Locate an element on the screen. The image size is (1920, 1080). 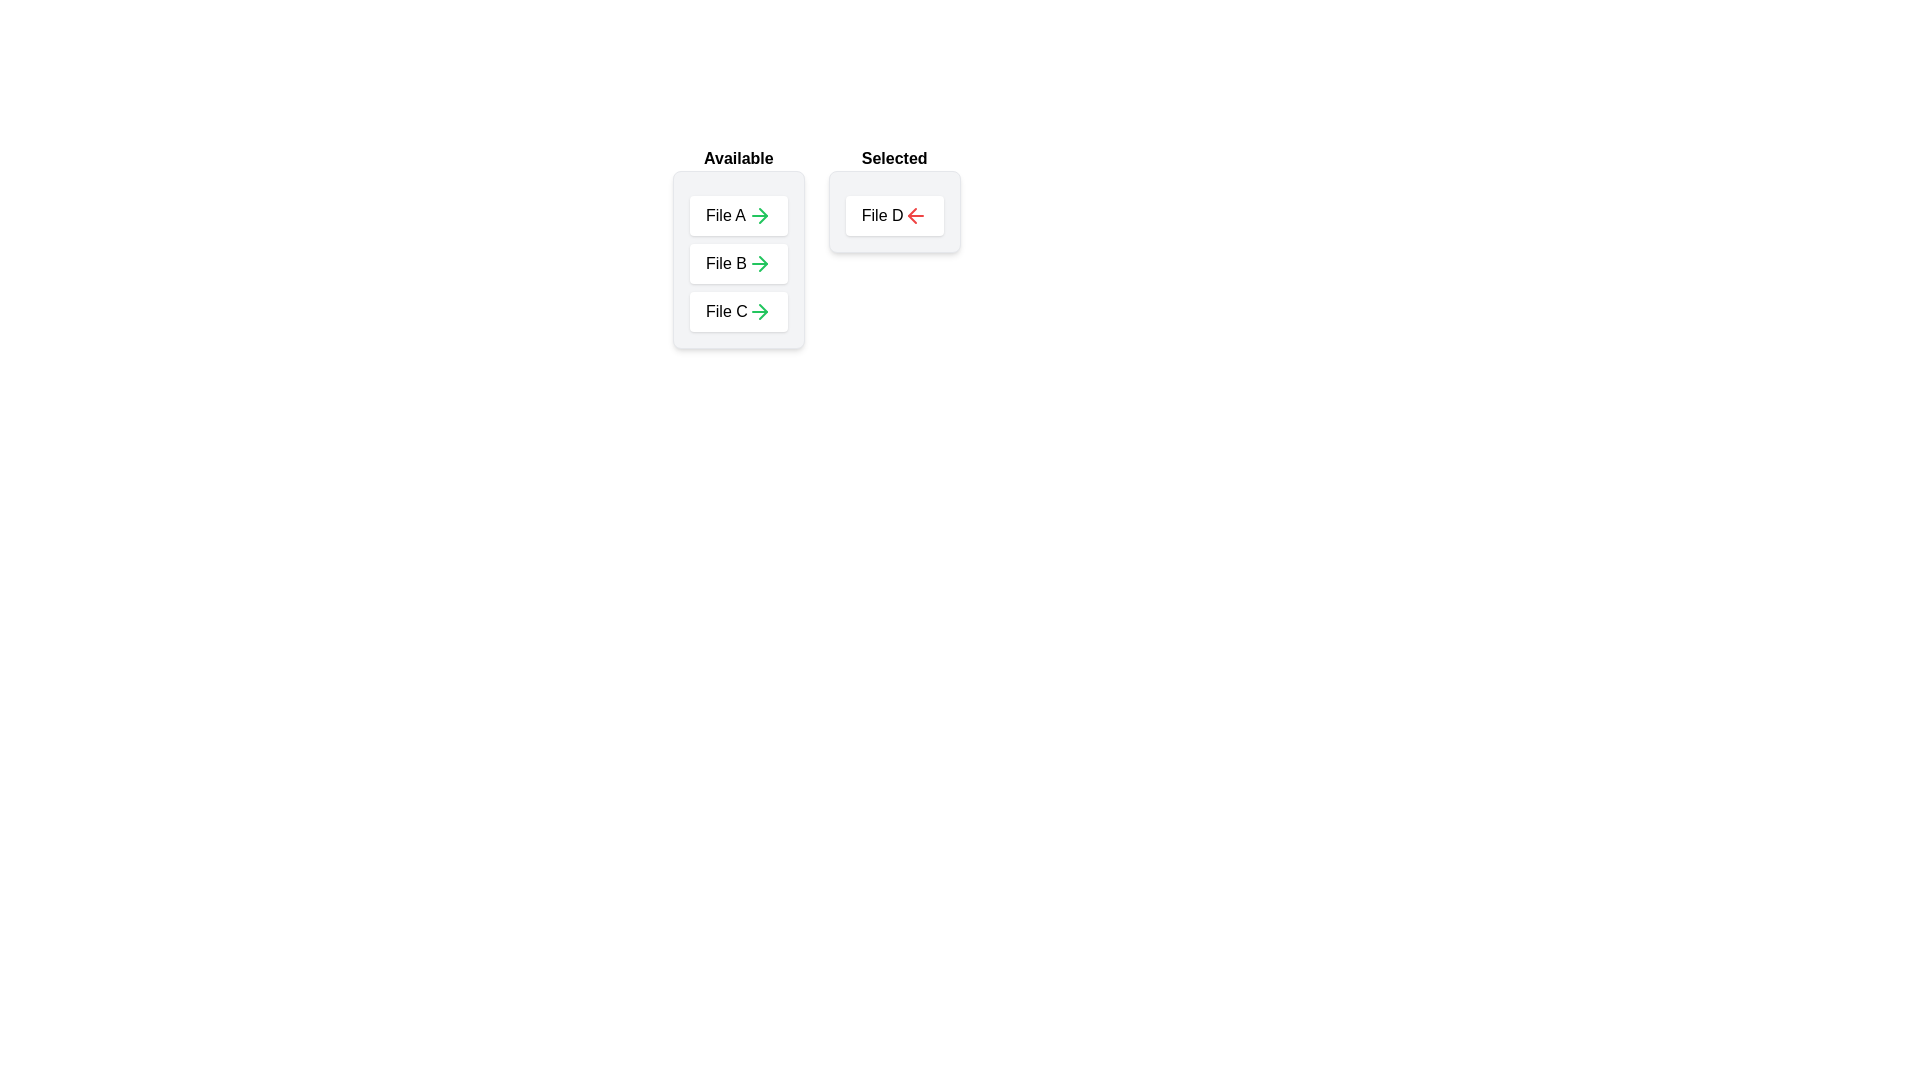
left arrow icon next to 'File D' in the 'Selected' list is located at coordinates (914, 216).